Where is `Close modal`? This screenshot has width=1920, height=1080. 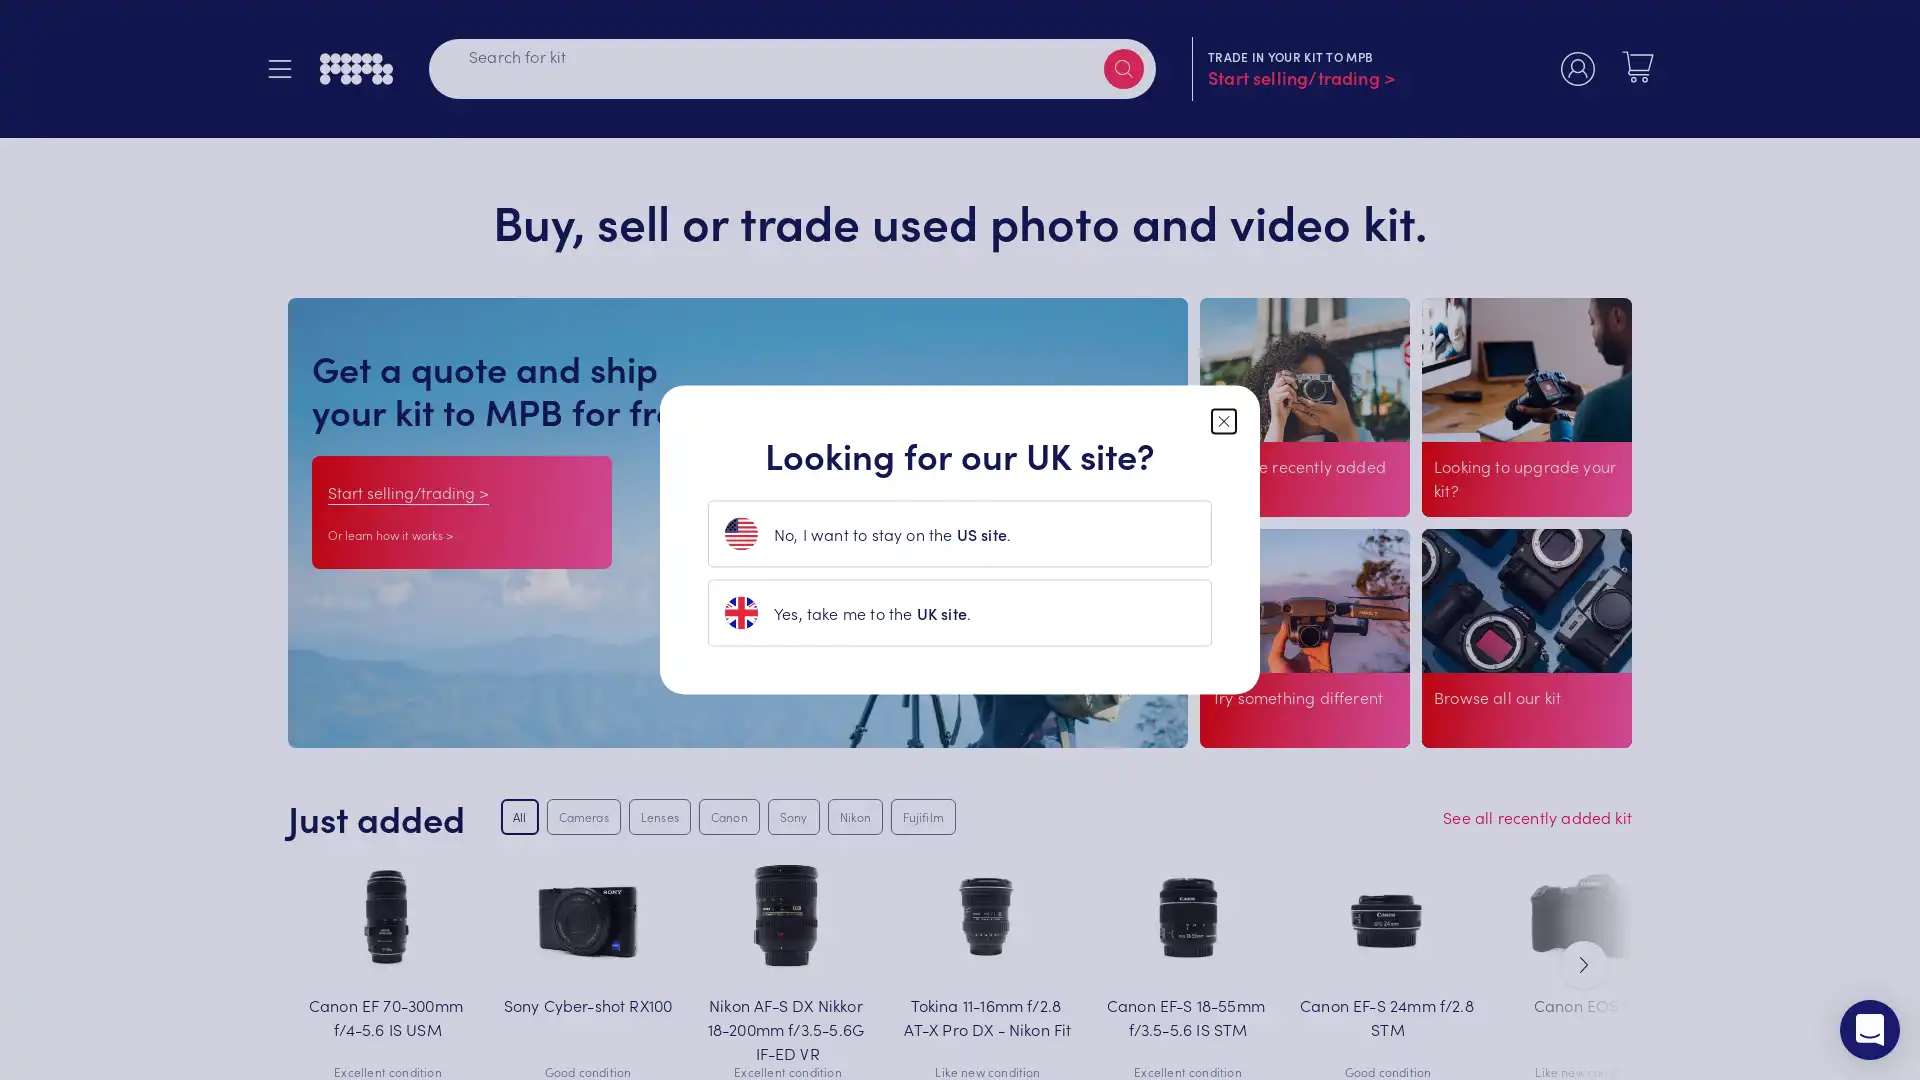 Close modal is located at coordinates (1223, 419).